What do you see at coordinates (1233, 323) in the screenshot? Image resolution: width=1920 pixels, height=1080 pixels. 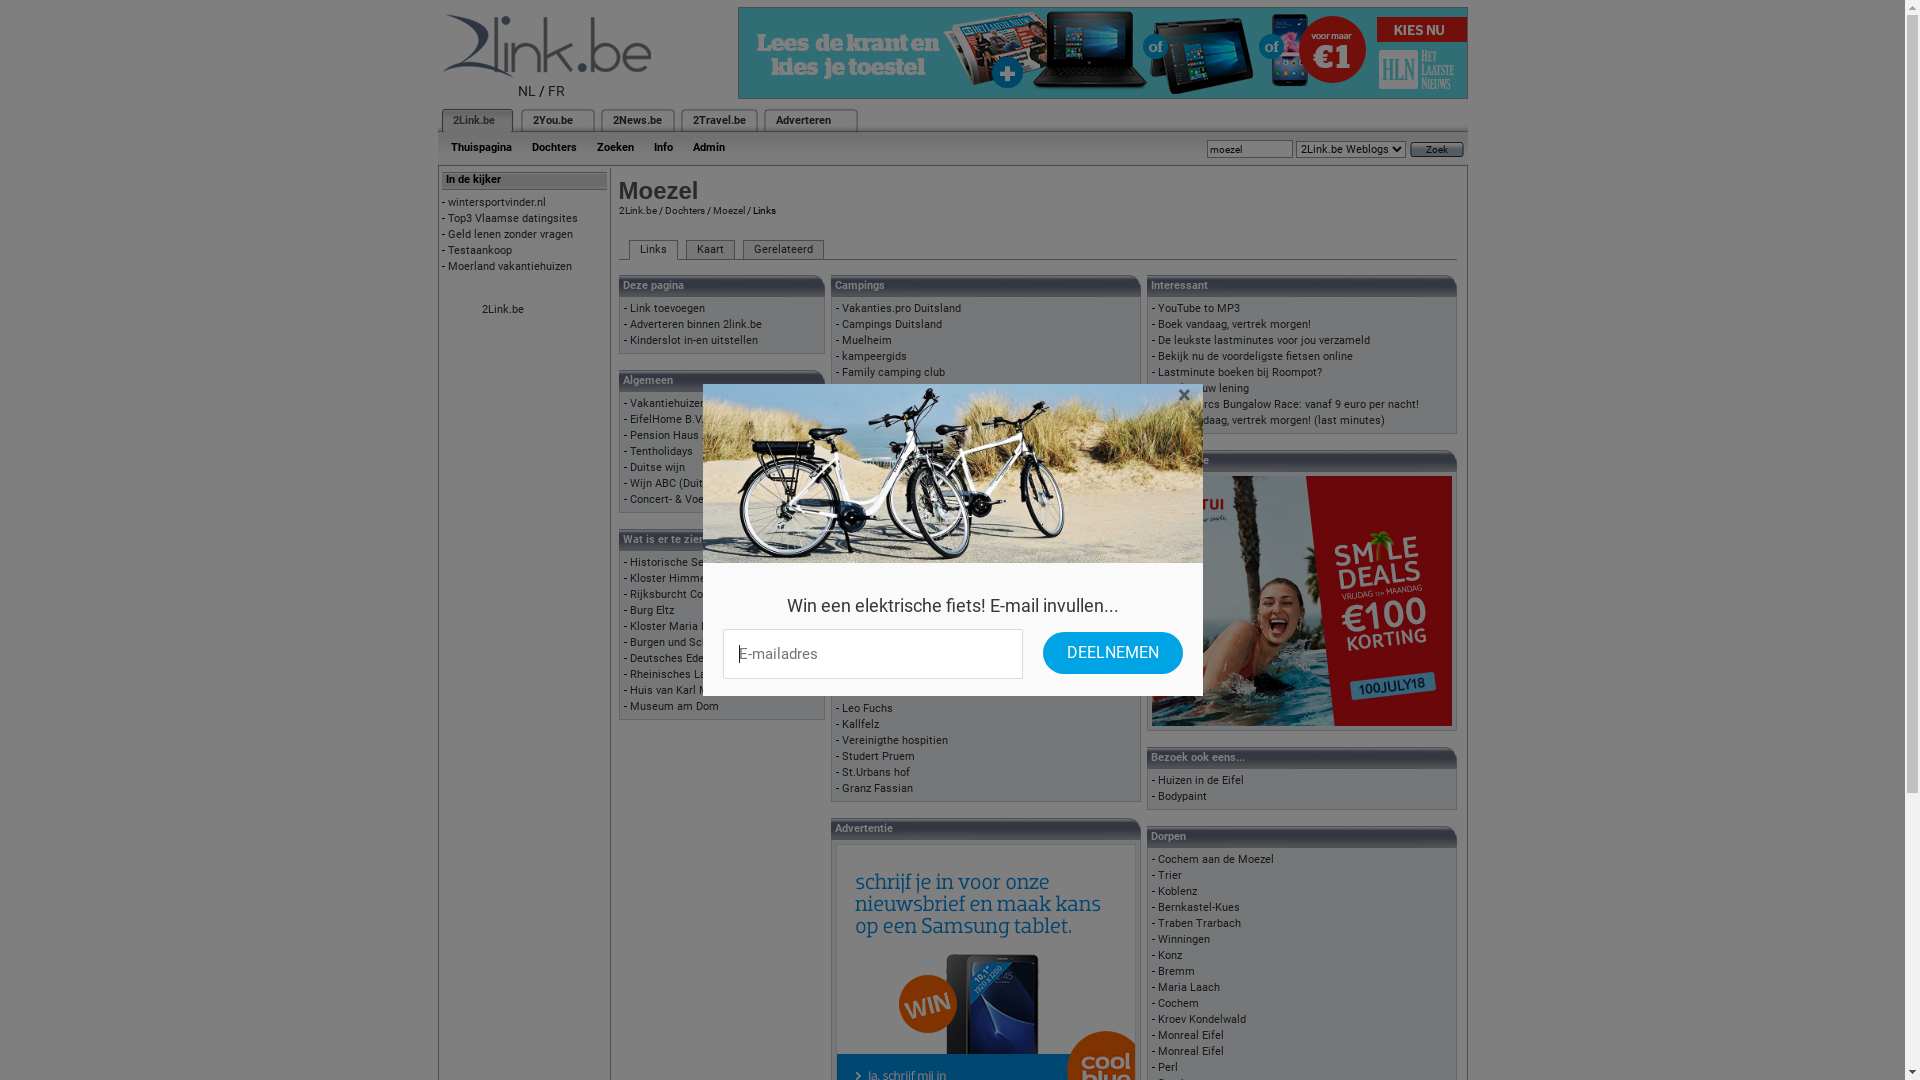 I see `'Boek vandaag, vertrek morgen!'` at bounding box center [1233, 323].